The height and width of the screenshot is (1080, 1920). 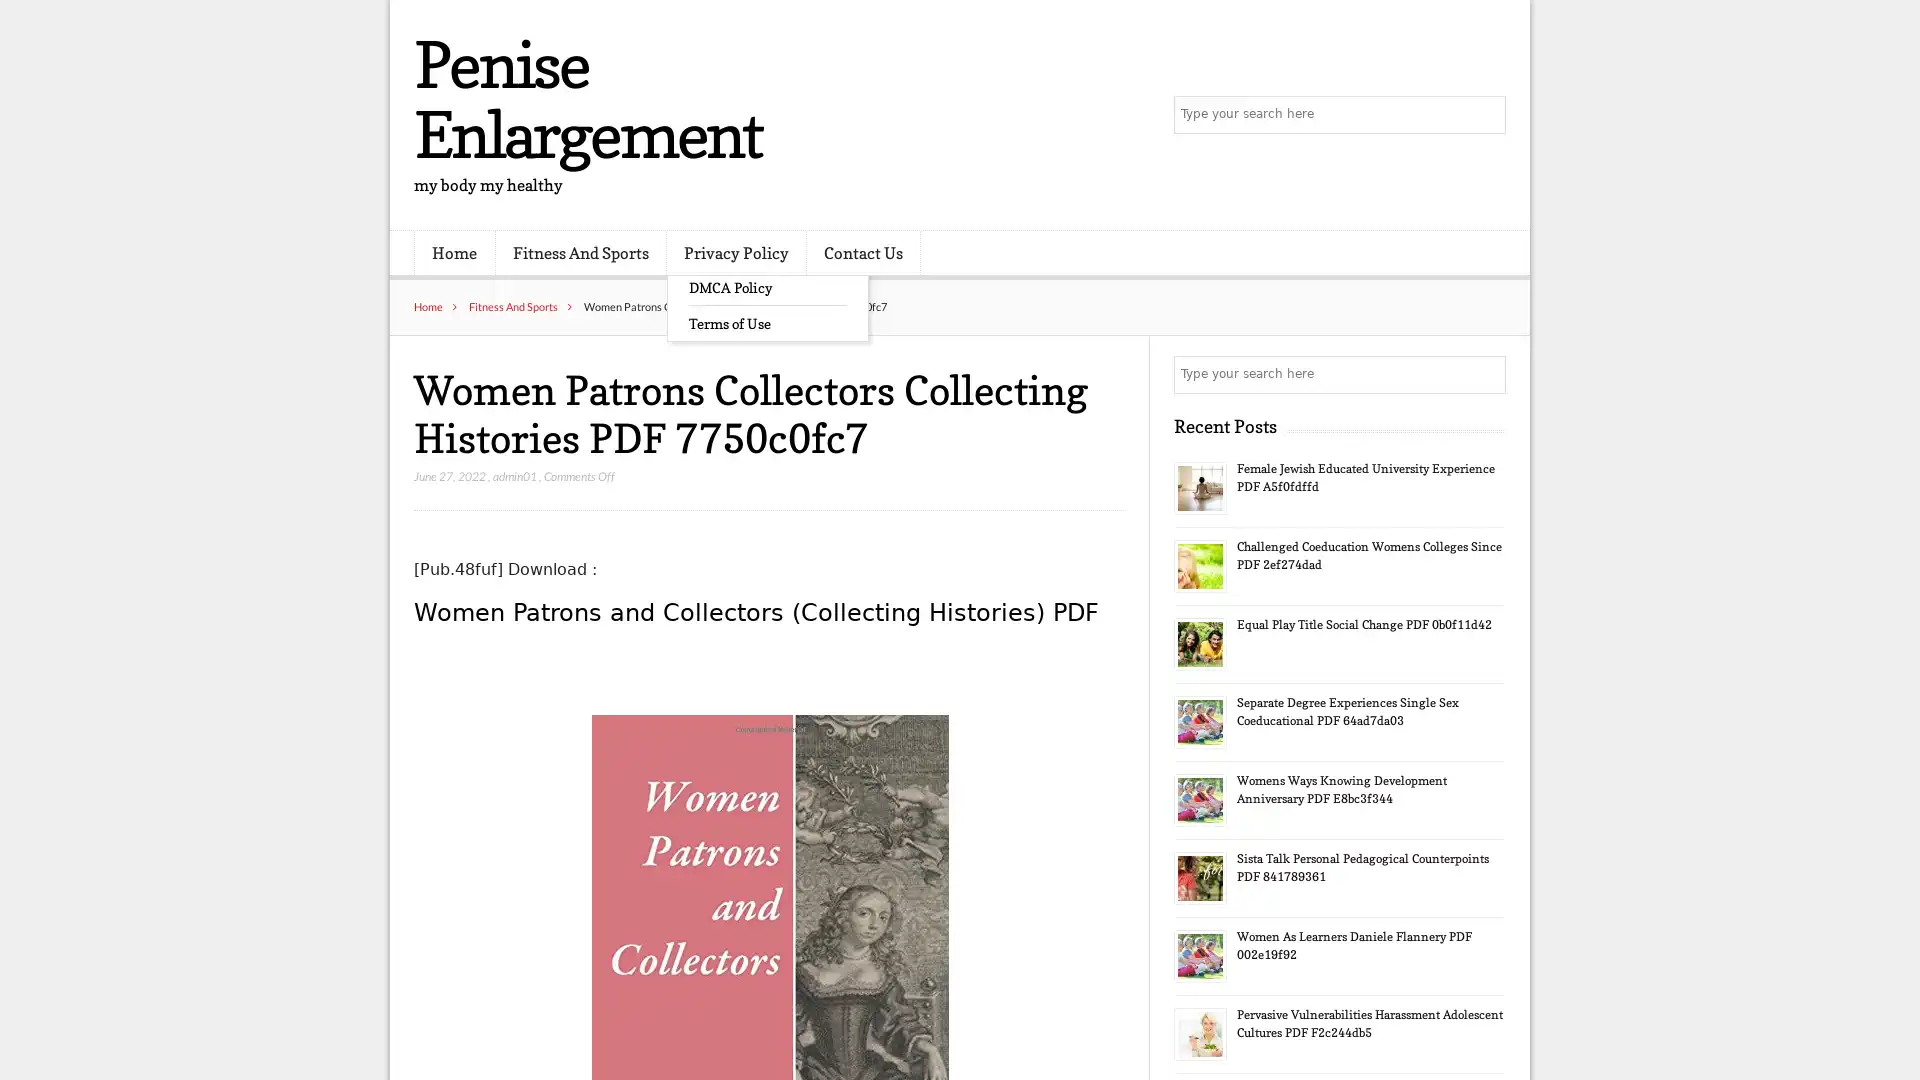 What do you see at coordinates (1485, 374) in the screenshot?
I see `Search` at bounding box center [1485, 374].